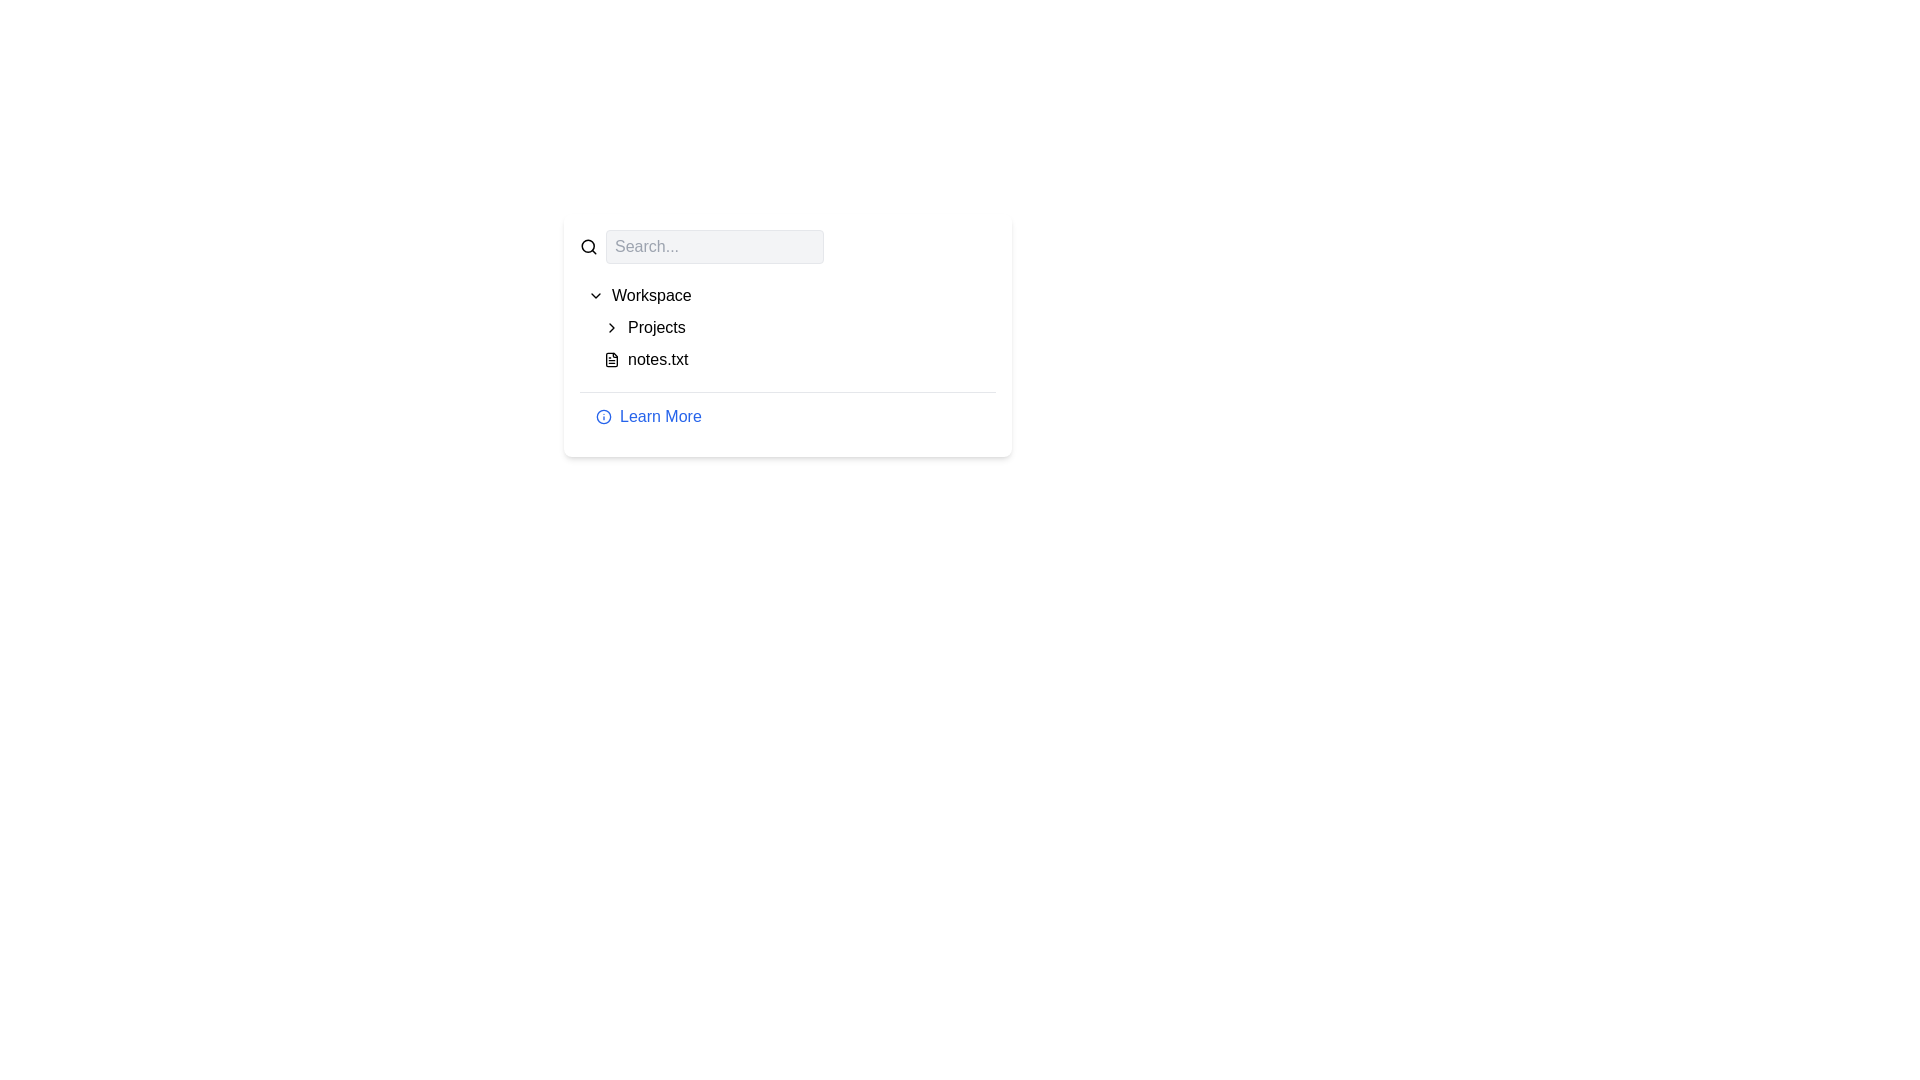  Describe the element at coordinates (588, 245) in the screenshot. I see `the magnifying glass icon located at the leftmost position of the horizontal layout` at that location.